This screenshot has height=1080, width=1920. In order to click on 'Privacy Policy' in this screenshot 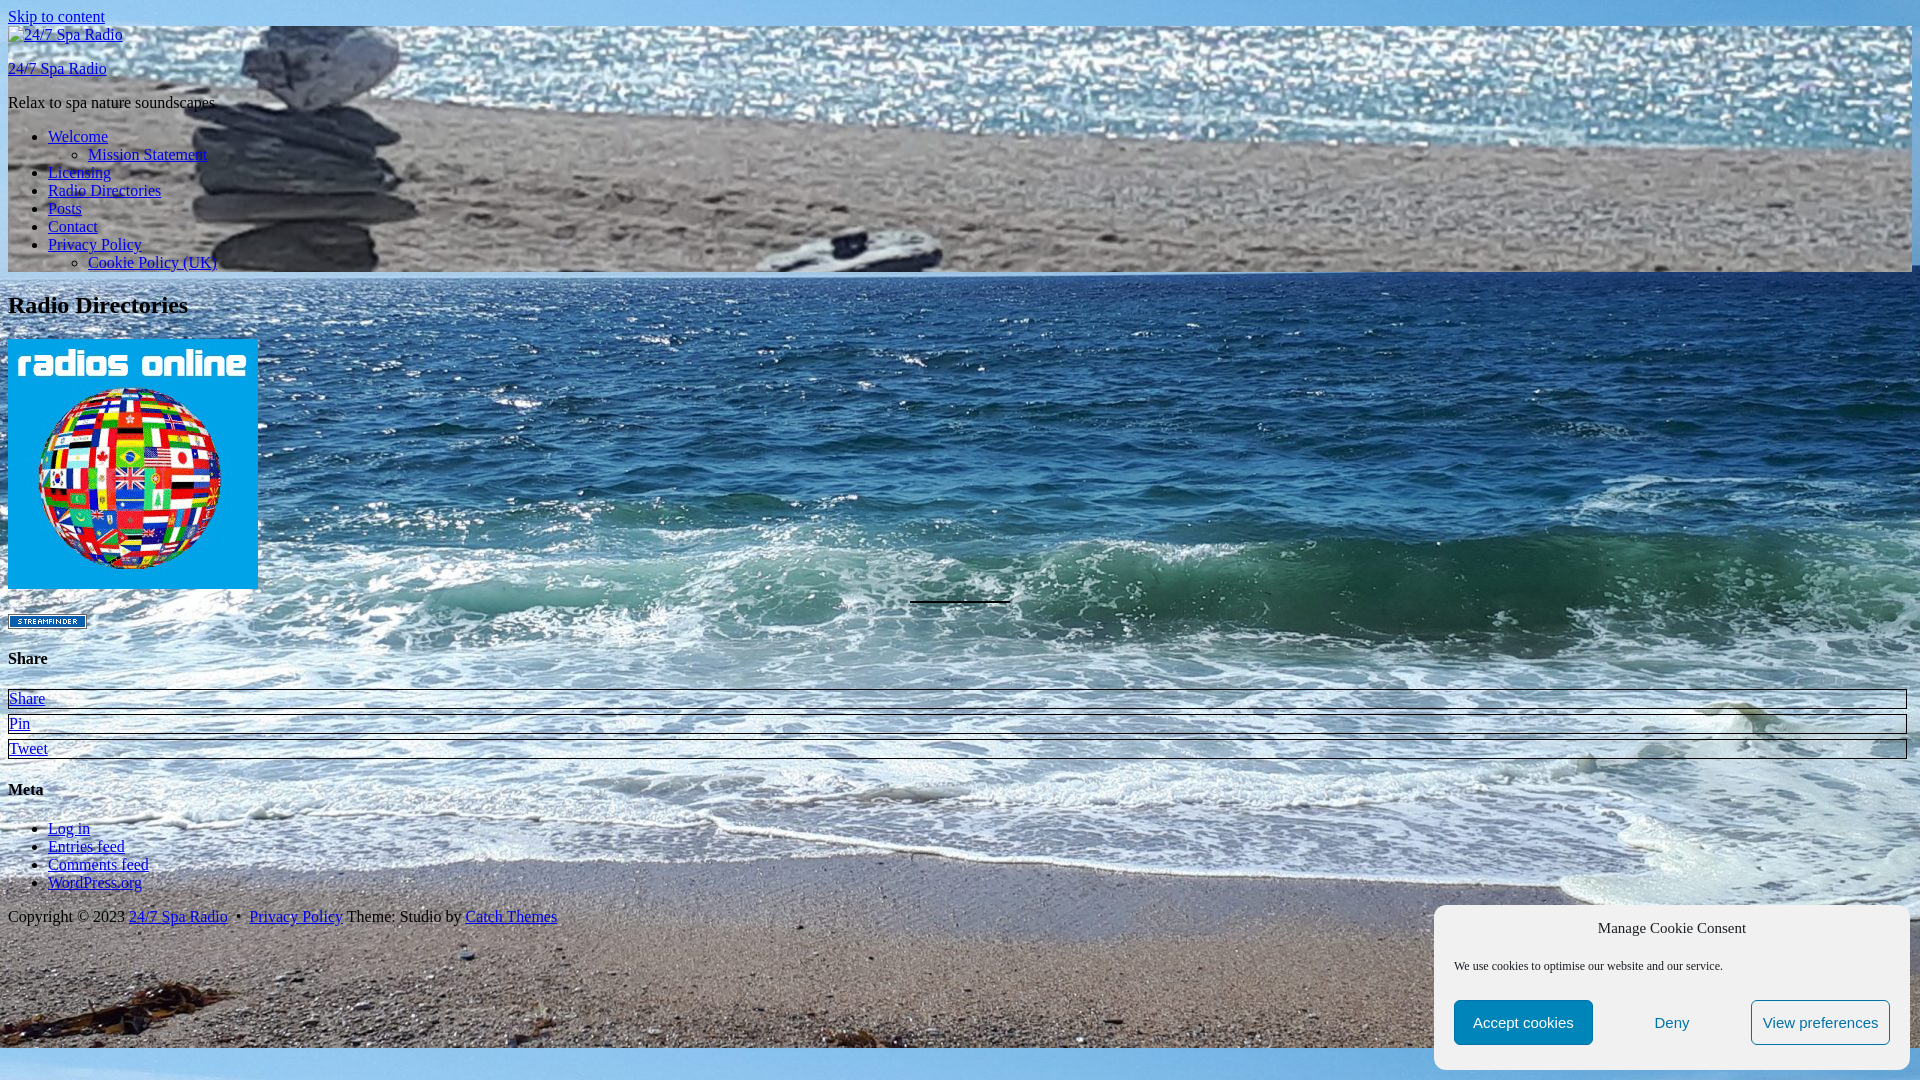, I will do `click(94, 243)`.